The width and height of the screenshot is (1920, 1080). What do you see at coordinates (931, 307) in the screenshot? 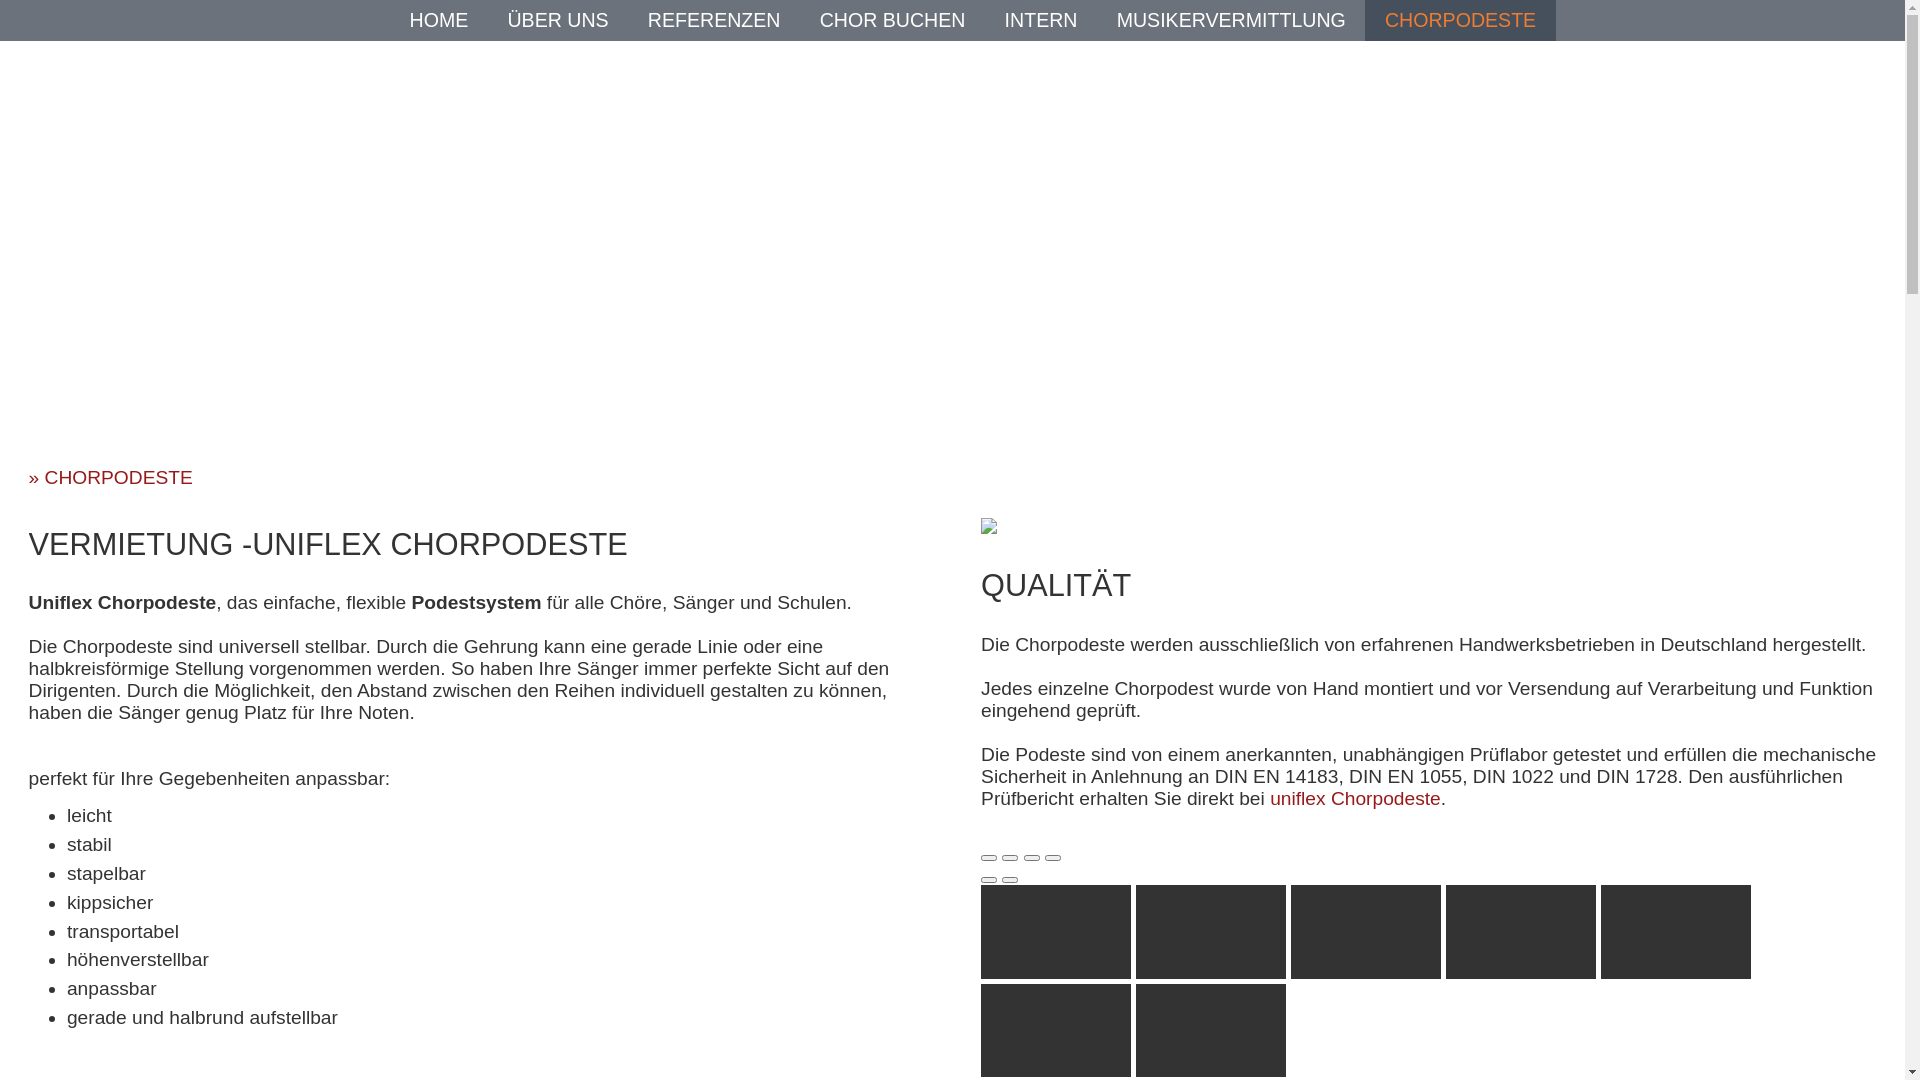
I see `'Anmelden'` at bounding box center [931, 307].